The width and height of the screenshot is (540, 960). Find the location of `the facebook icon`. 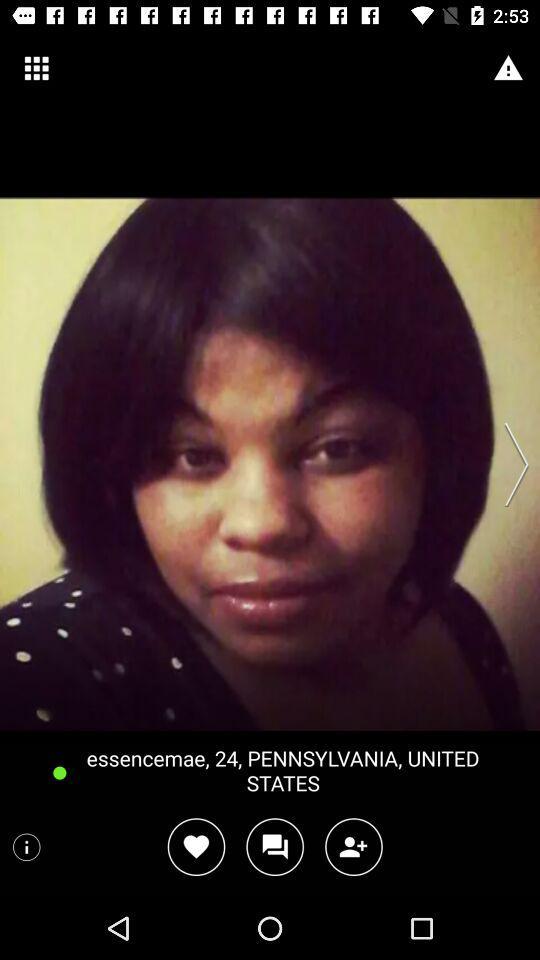

the facebook icon is located at coordinates (196, 846).